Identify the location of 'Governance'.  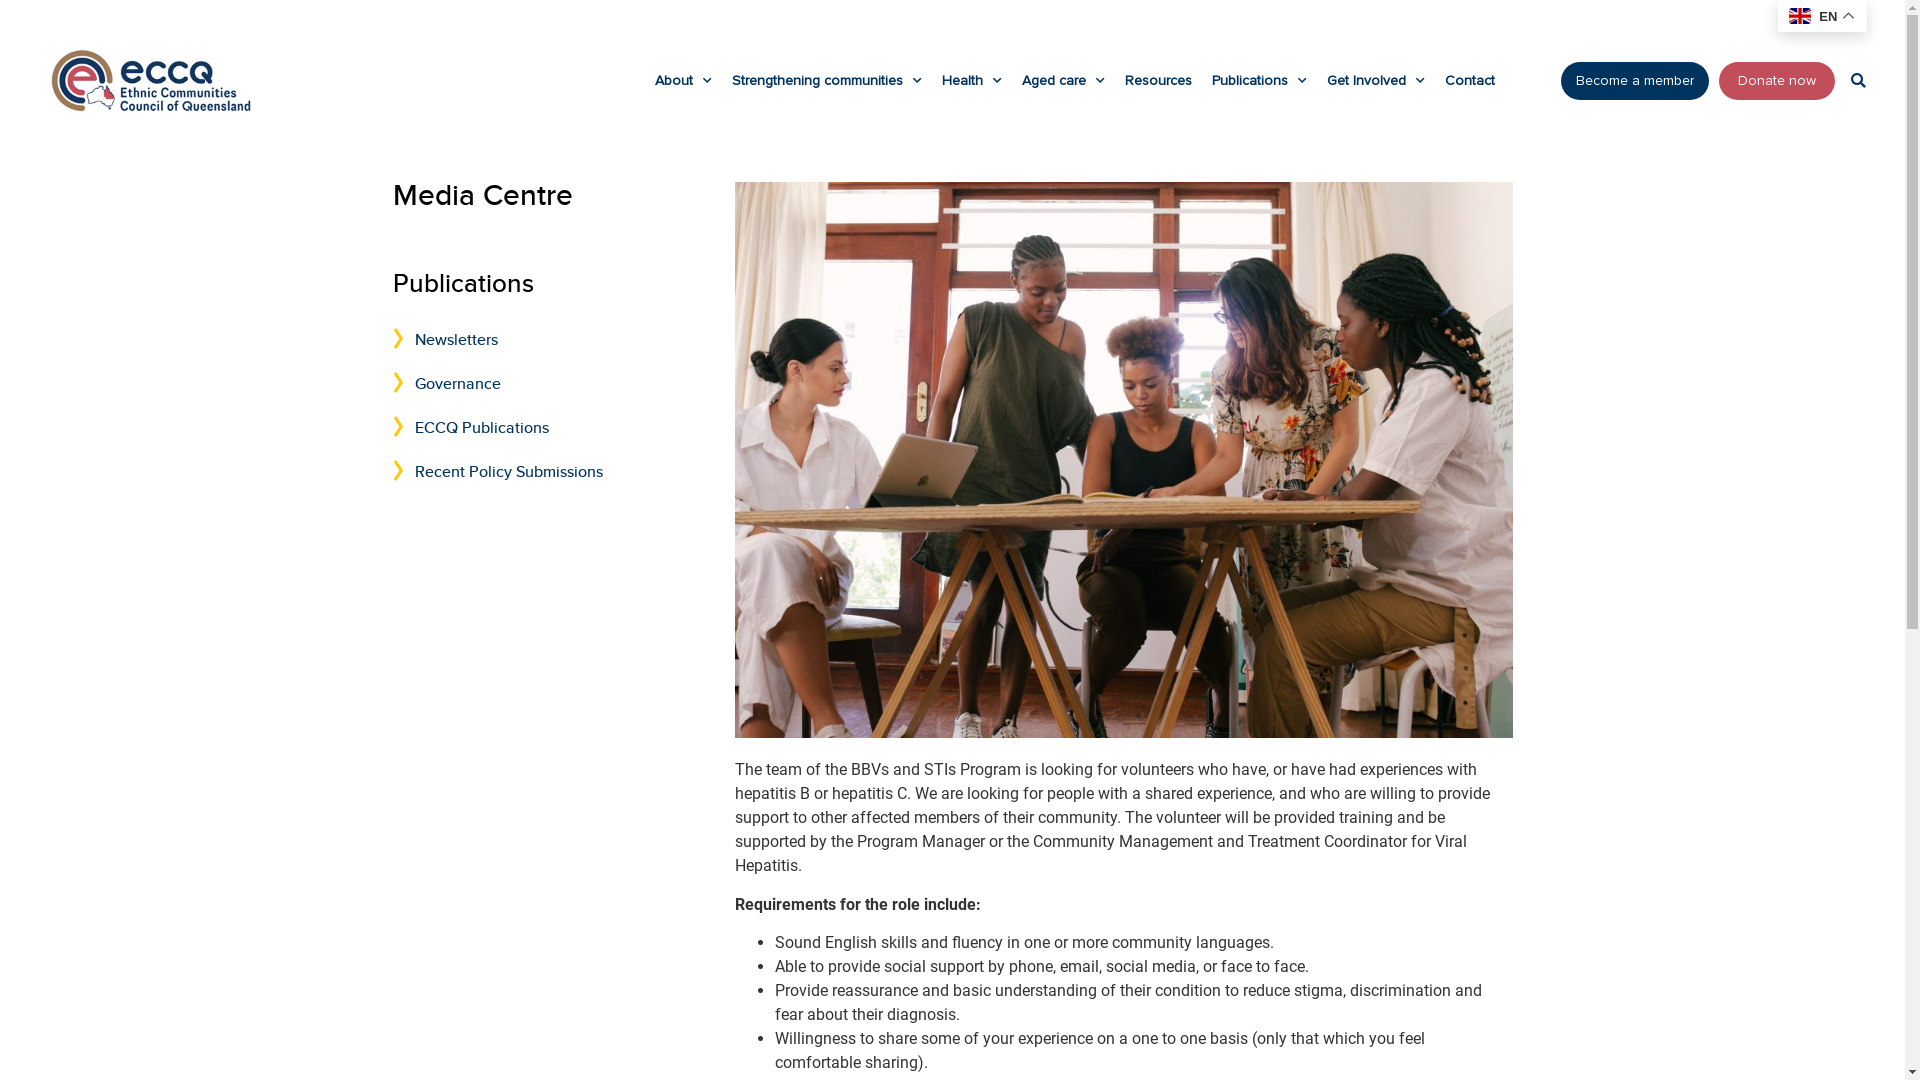
(552, 384).